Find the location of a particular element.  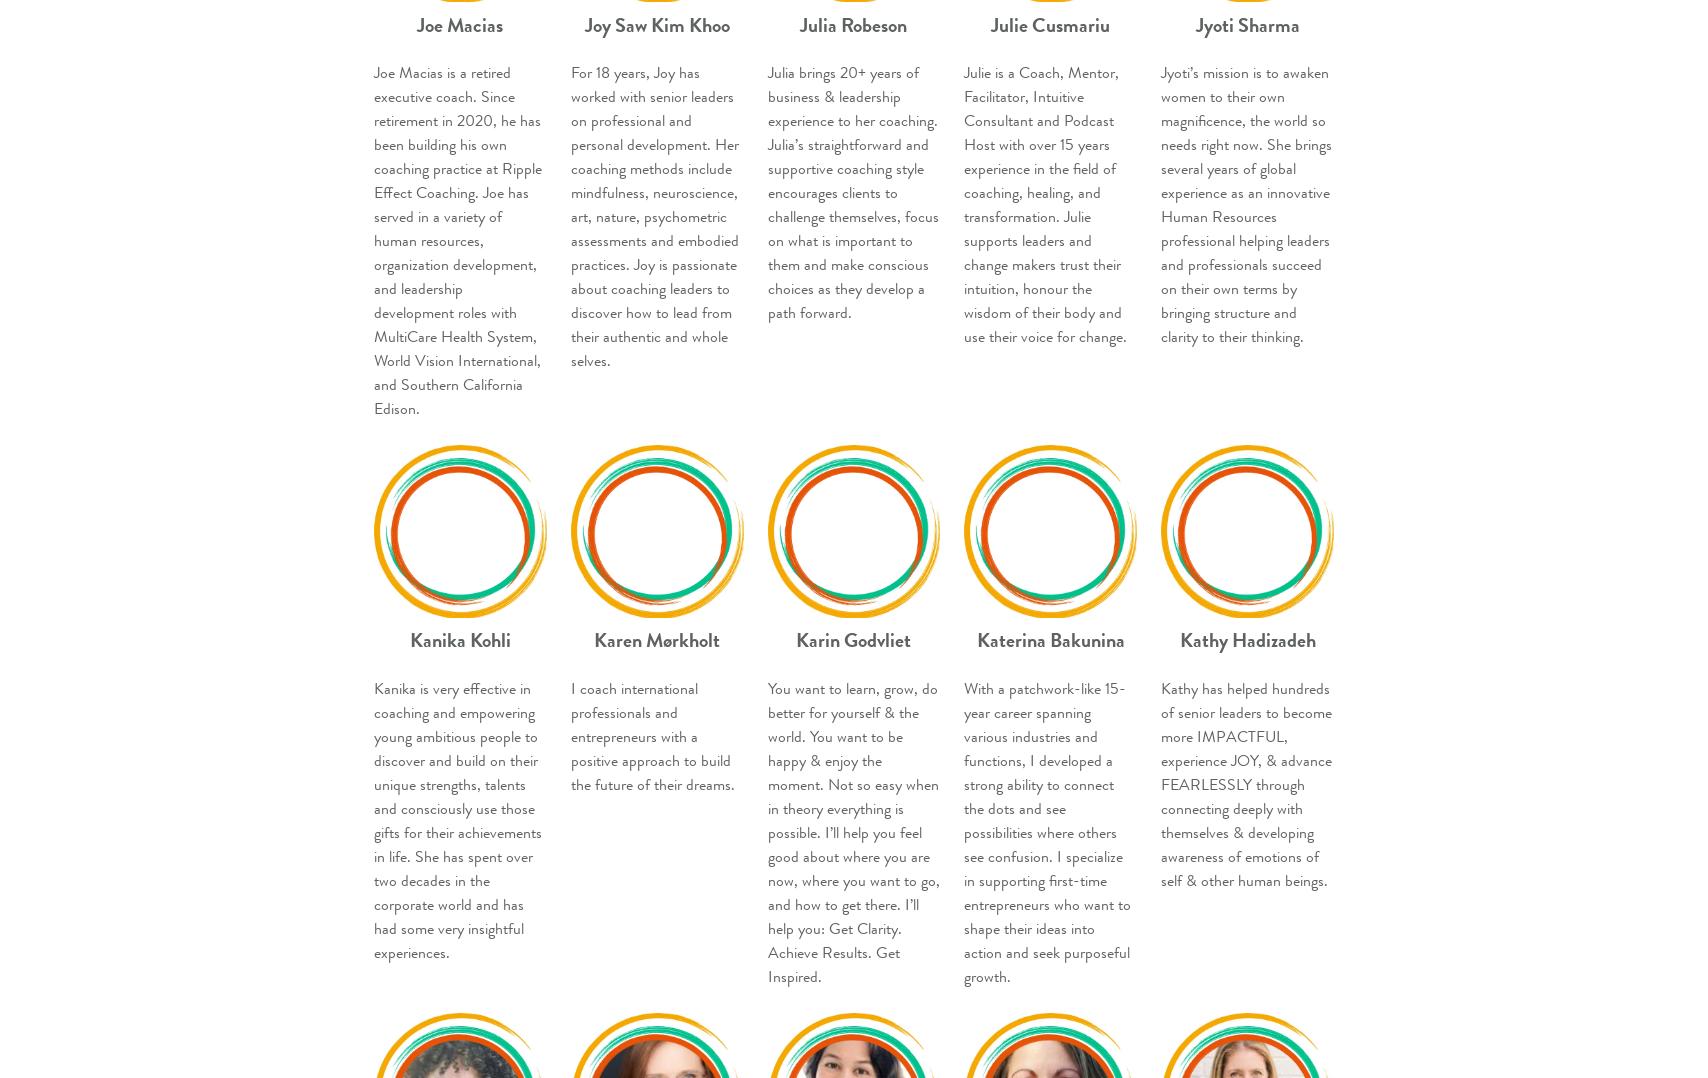

'Julia brings 20+ years of business & leadership experience to her coaching. Julia’s straightforward and supportive coaching style encourages clients to challenge themselves, focus on what is important to them and make conscious choices as they develop a path forward.' is located at coordinates (767, 191).